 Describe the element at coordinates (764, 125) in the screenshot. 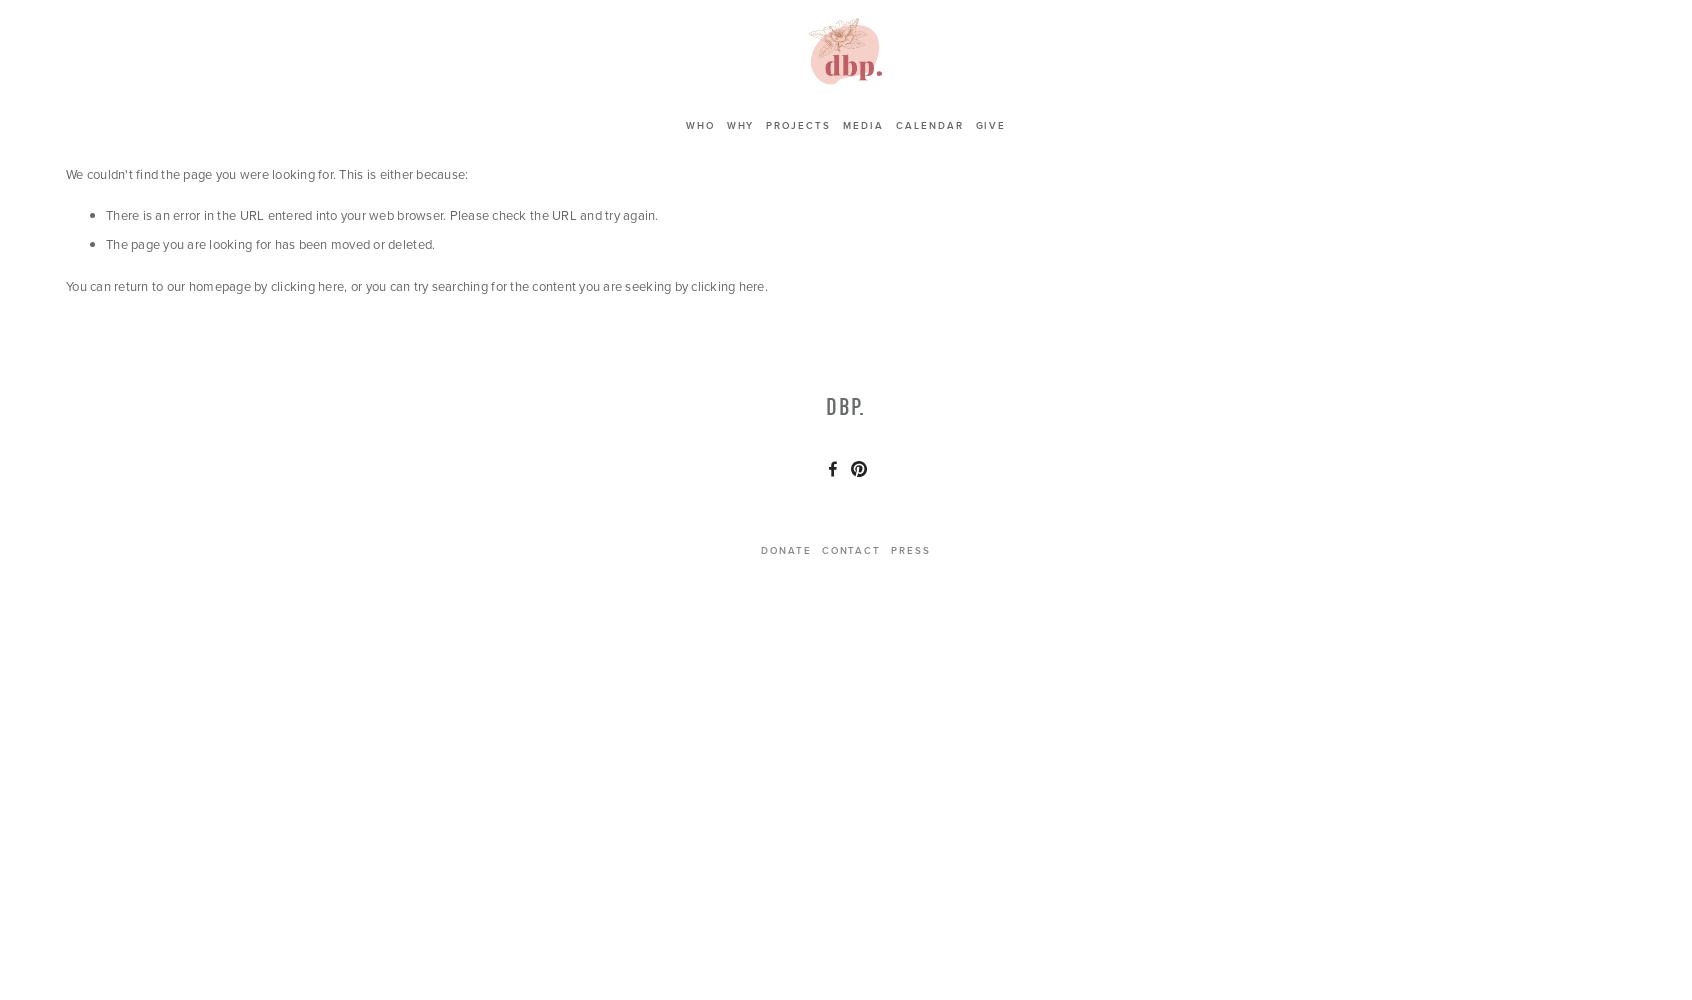

I see `'Projects'` at that location.